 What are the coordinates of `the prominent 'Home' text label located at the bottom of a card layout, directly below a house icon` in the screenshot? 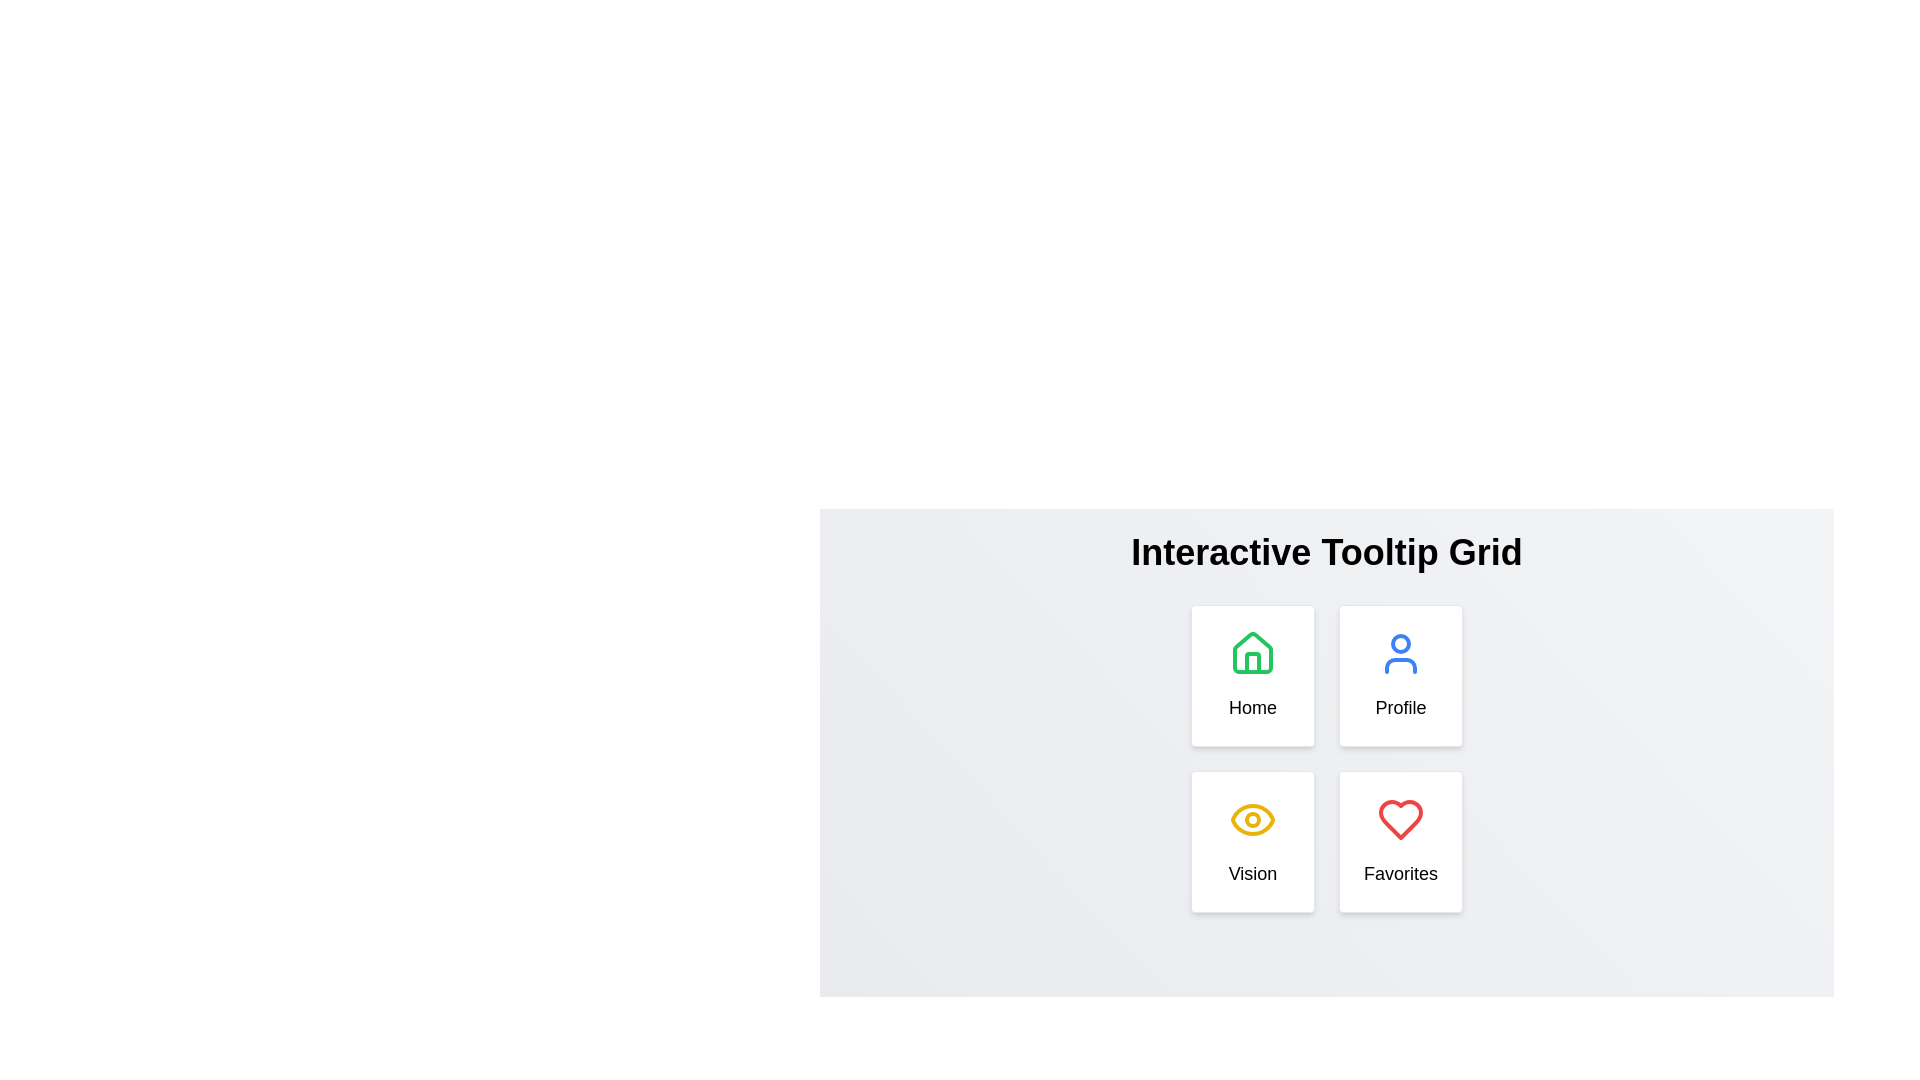 It's located at (1251, 707).